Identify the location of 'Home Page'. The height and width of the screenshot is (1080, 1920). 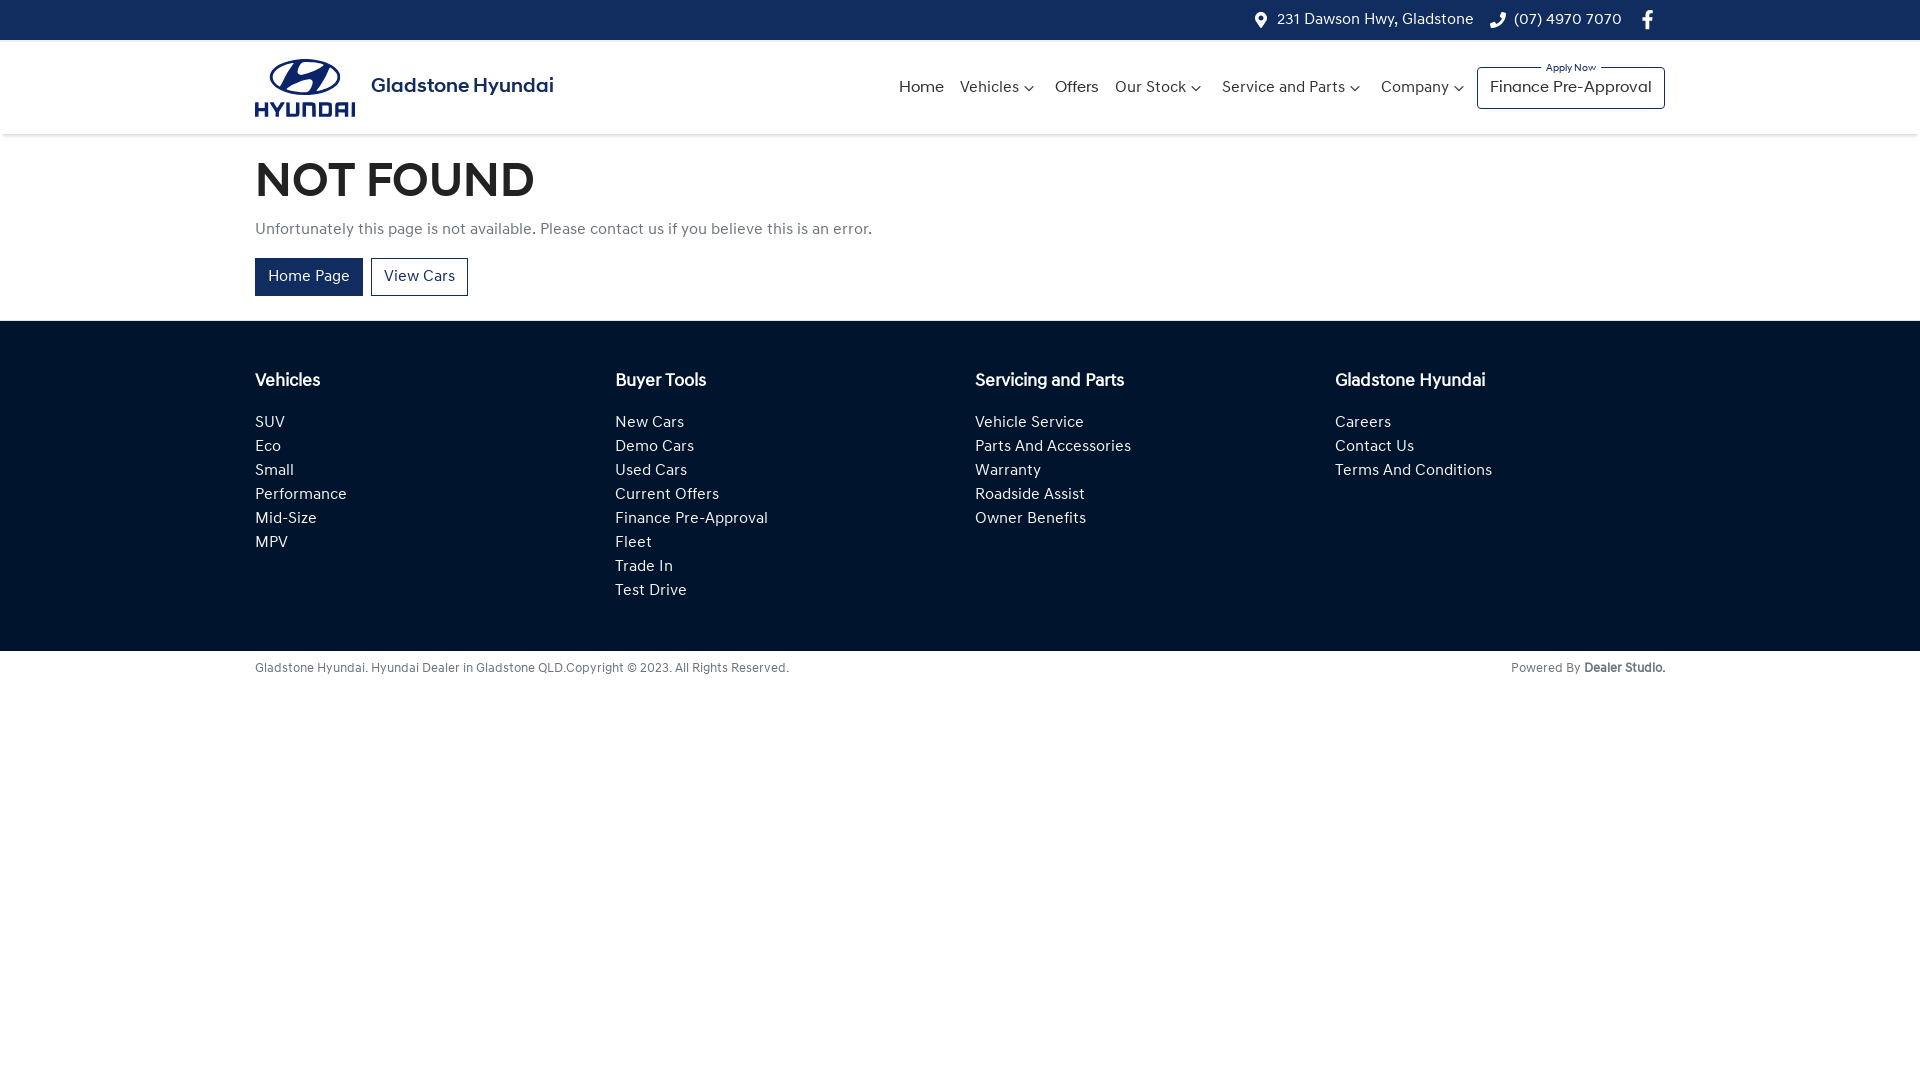
(307, 277).